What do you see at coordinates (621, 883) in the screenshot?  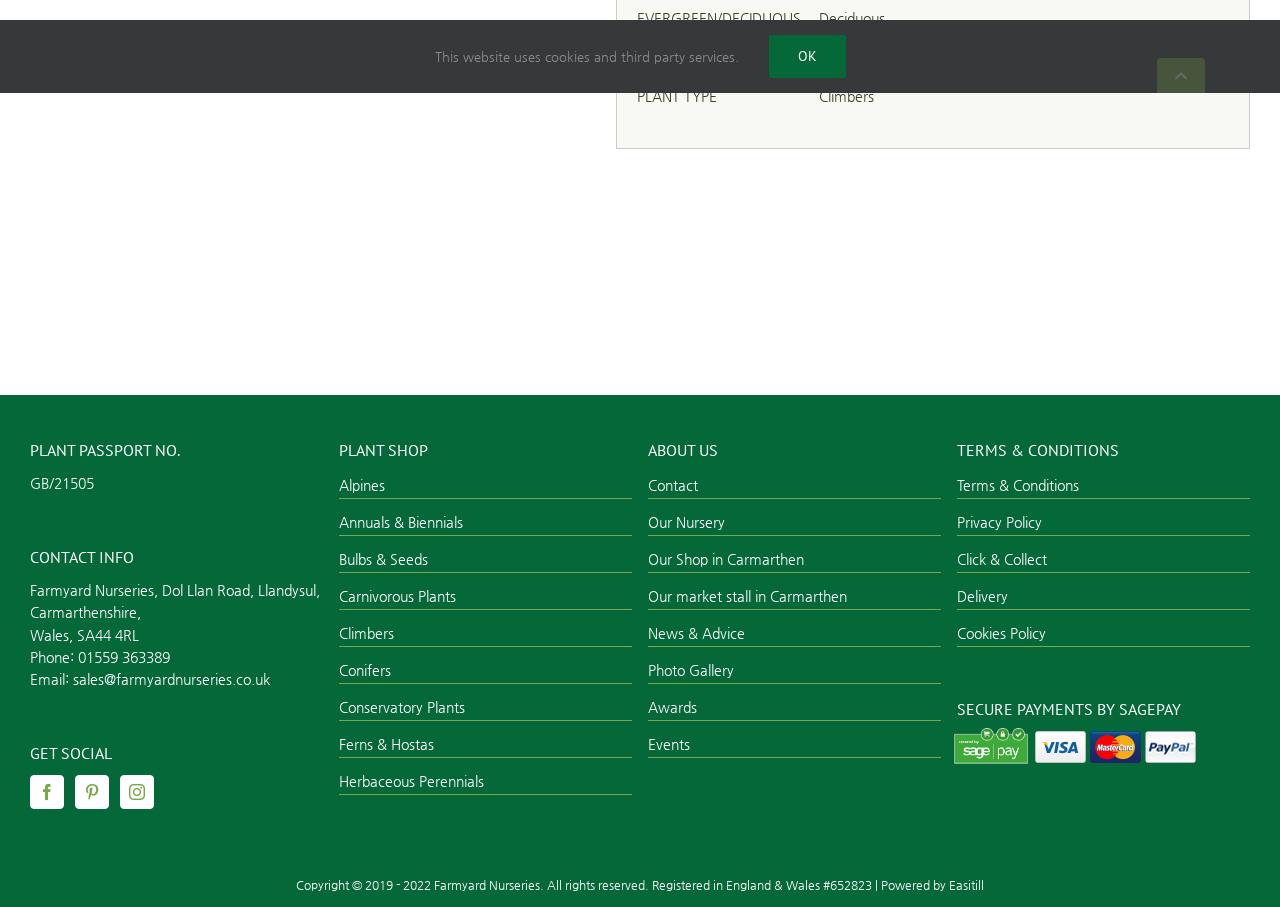 I see `'Copyright © 2019 - 2022 Farmyard Nurseries. All rights reserved. Registered in England & Wales #652823 | Powered by'` at bounding box center [621, 883].